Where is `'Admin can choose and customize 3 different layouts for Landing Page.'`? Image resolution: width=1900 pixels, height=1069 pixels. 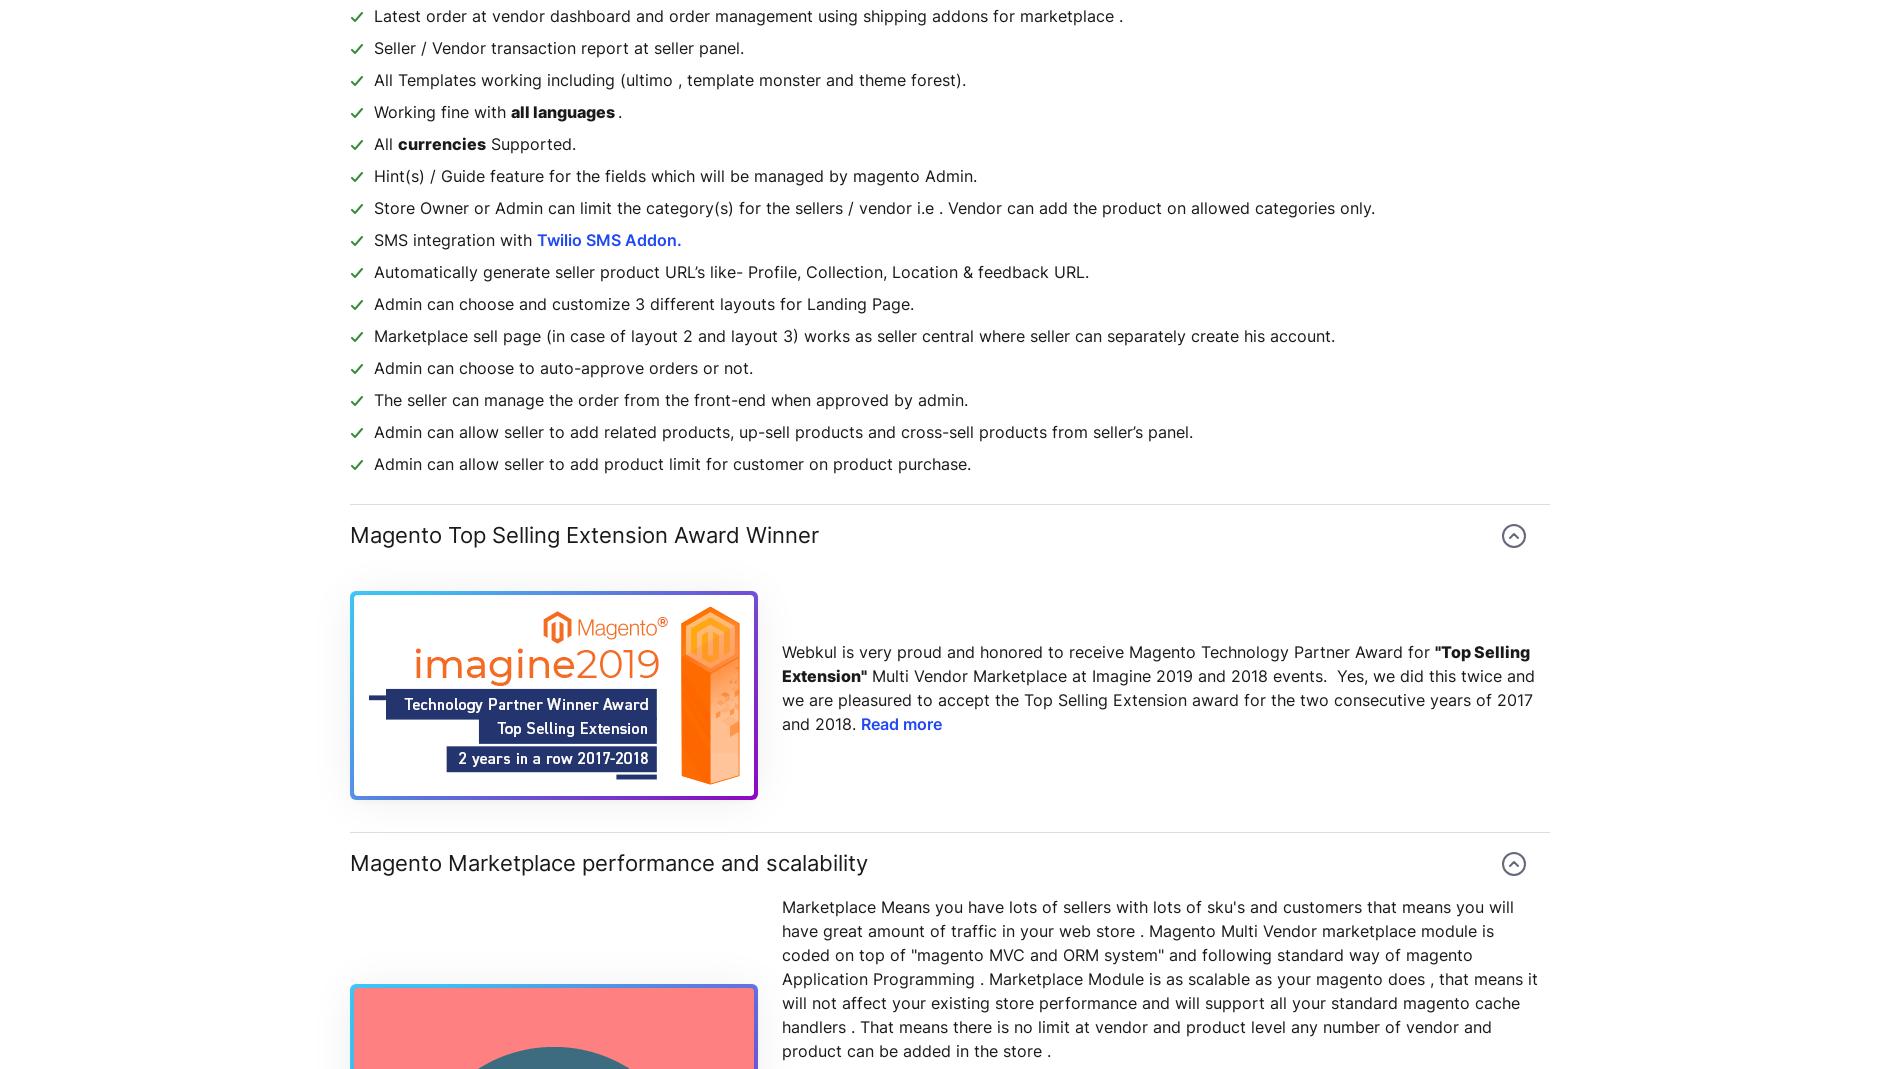
'Admin can choose and customize 3 different layouts for Landing Page.' is located at coordinates (643, 303).